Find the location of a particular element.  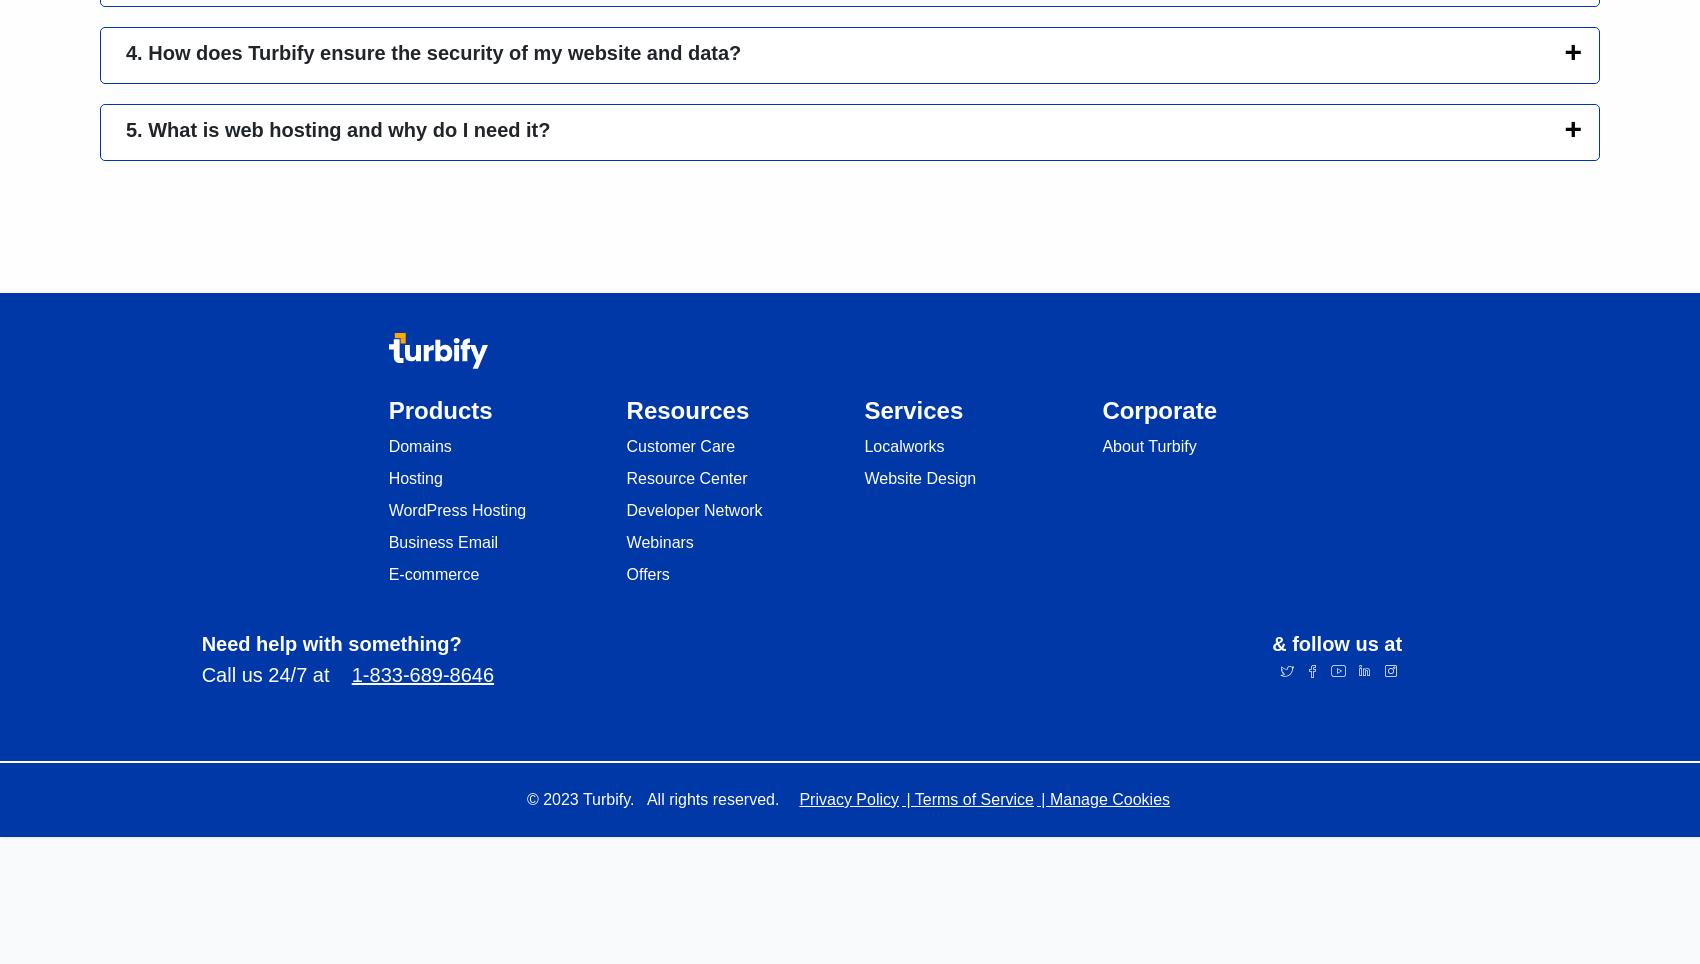

'E-commerce' is located at coordinates (433, 572).